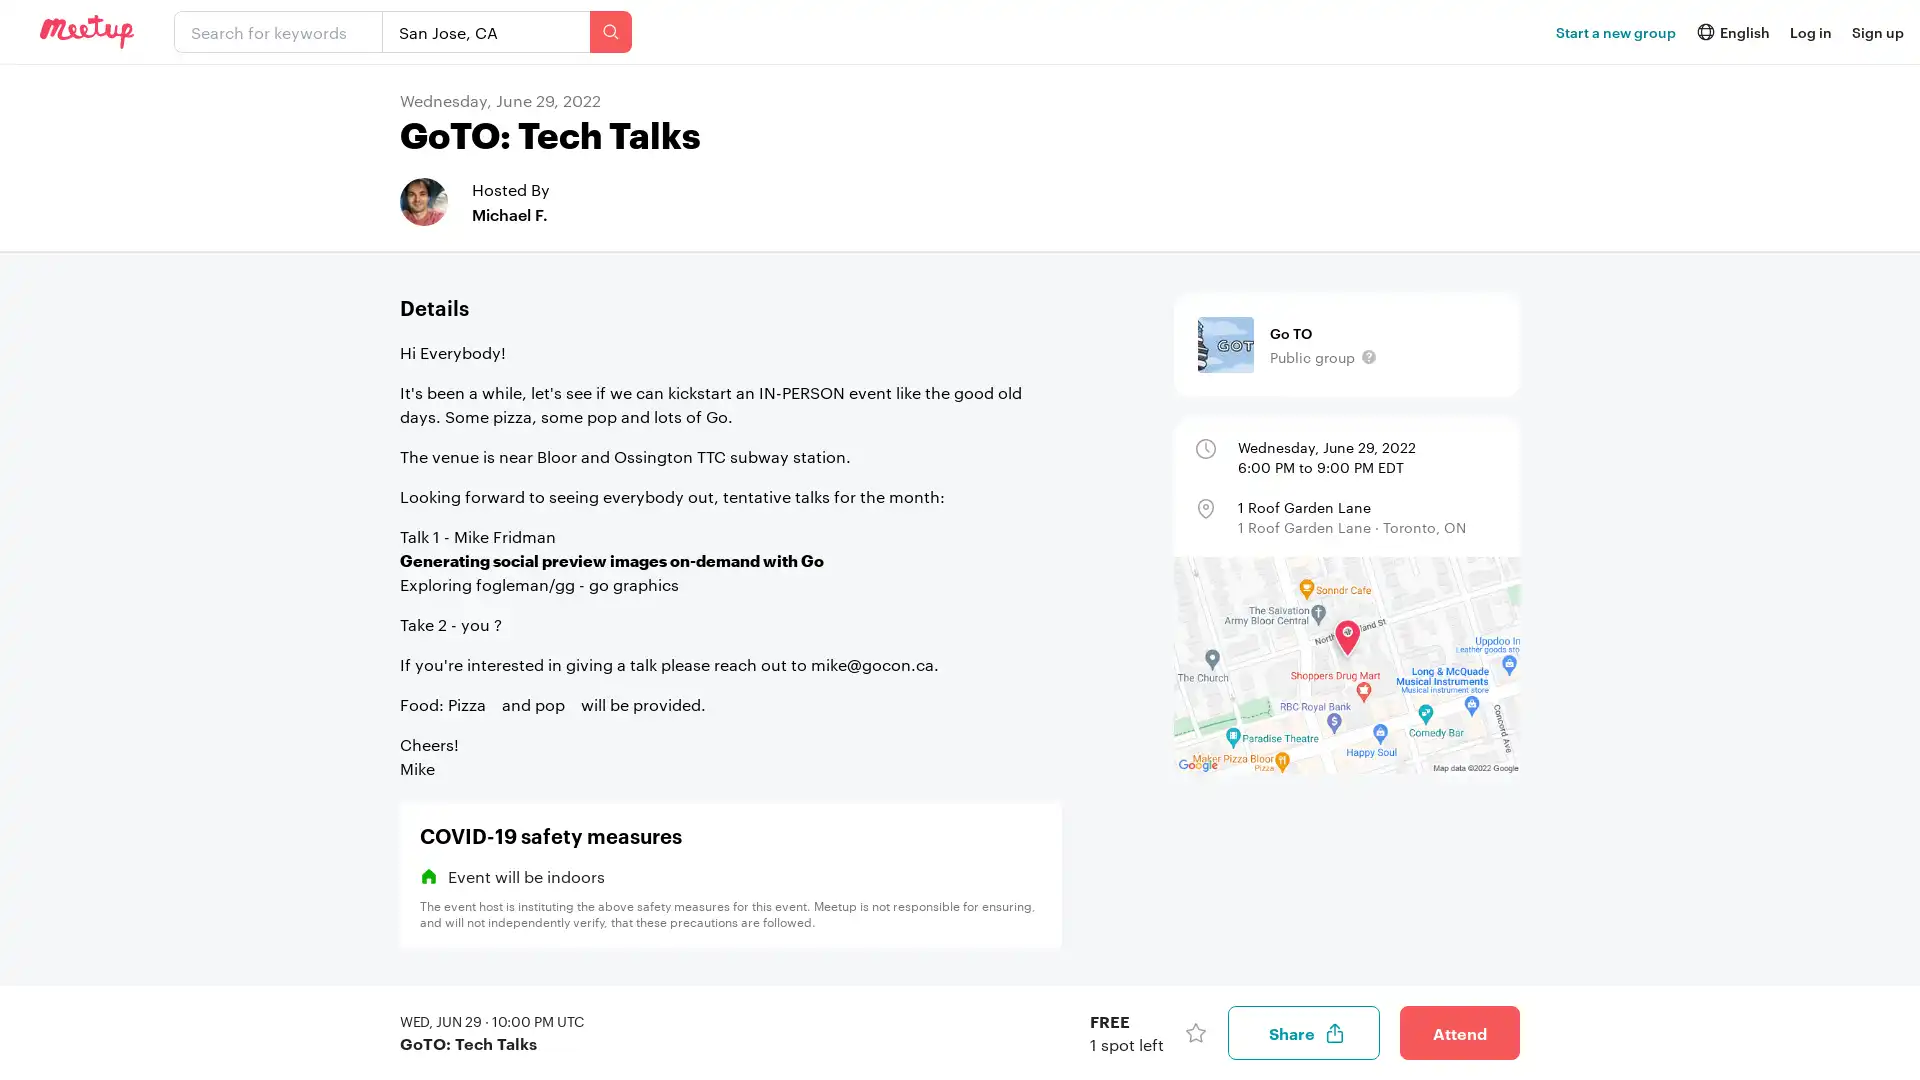  I want to click on Search events, so click(609, 31).